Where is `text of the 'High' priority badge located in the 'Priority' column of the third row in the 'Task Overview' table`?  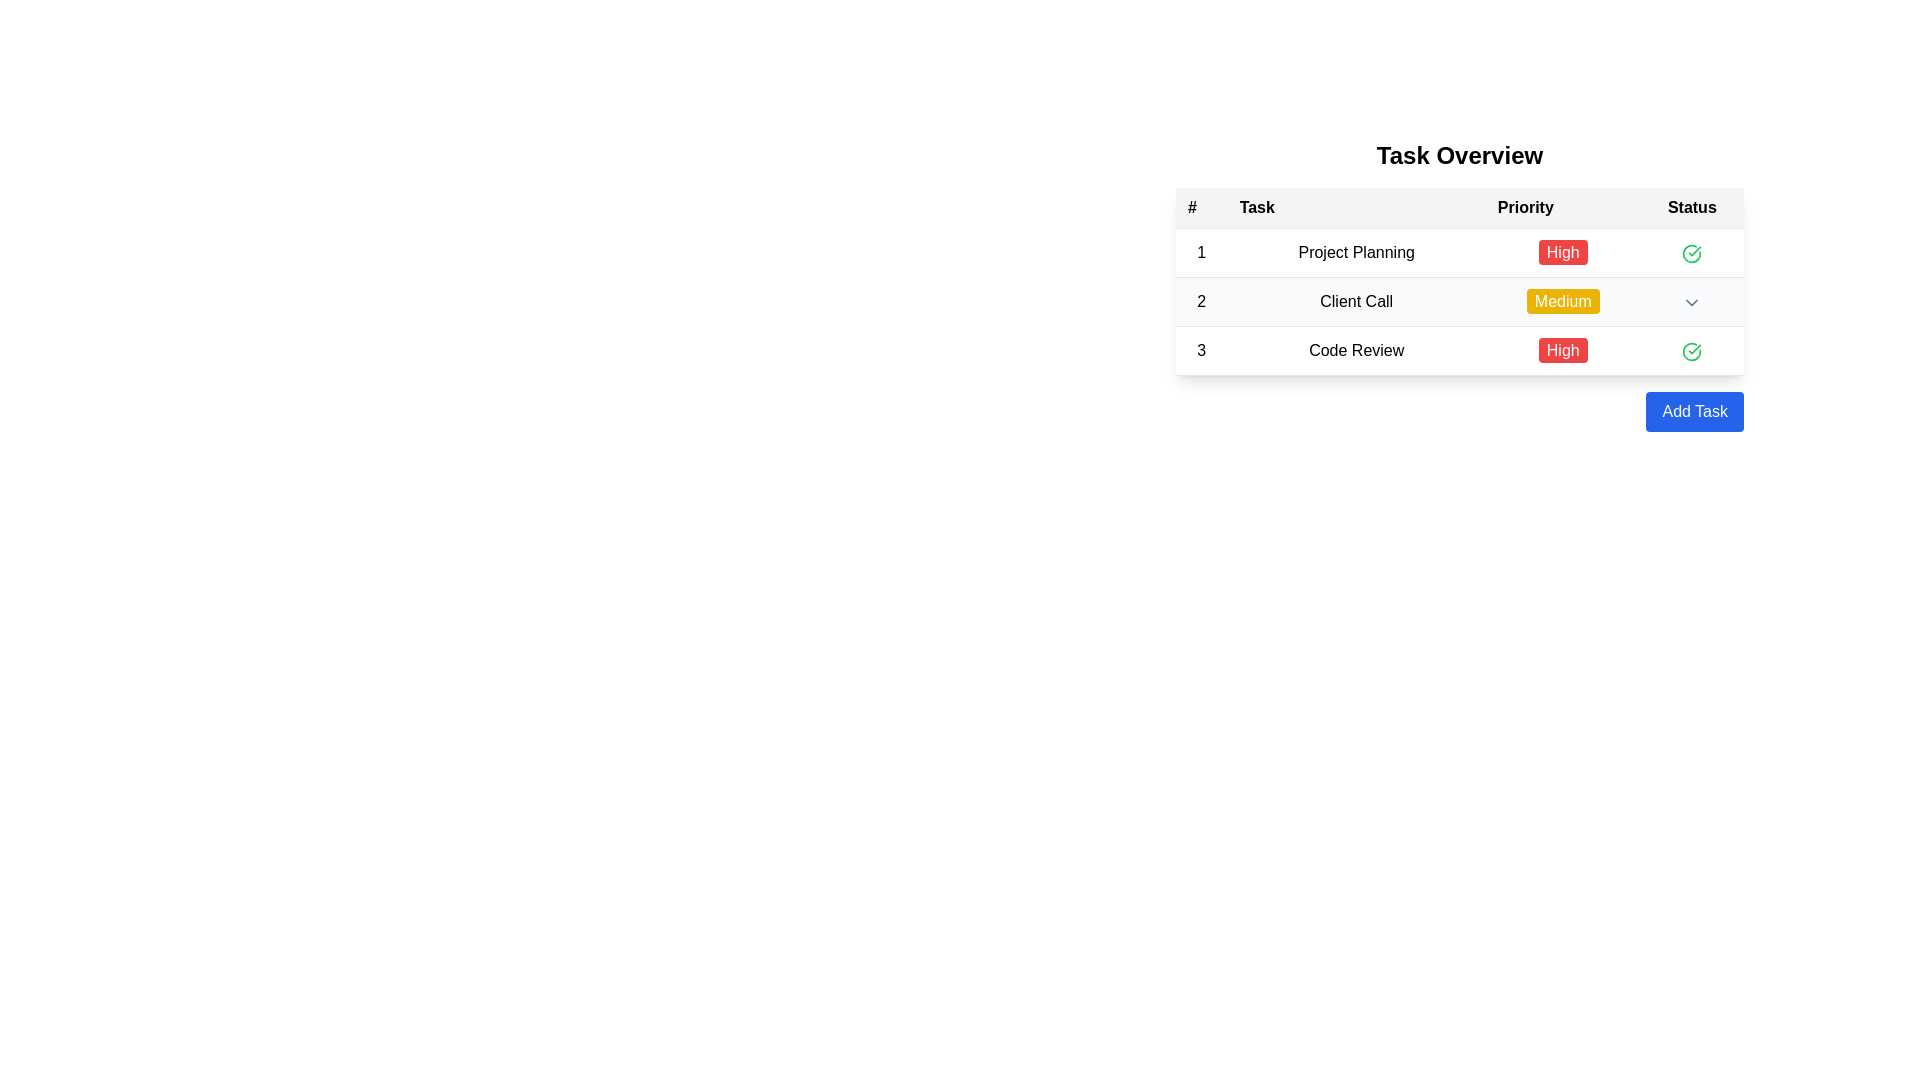
text of the 'High' priority badge located in the 'Priority' column of the third row in the 'Task Overview' table is located at coordinates (1562, 349).